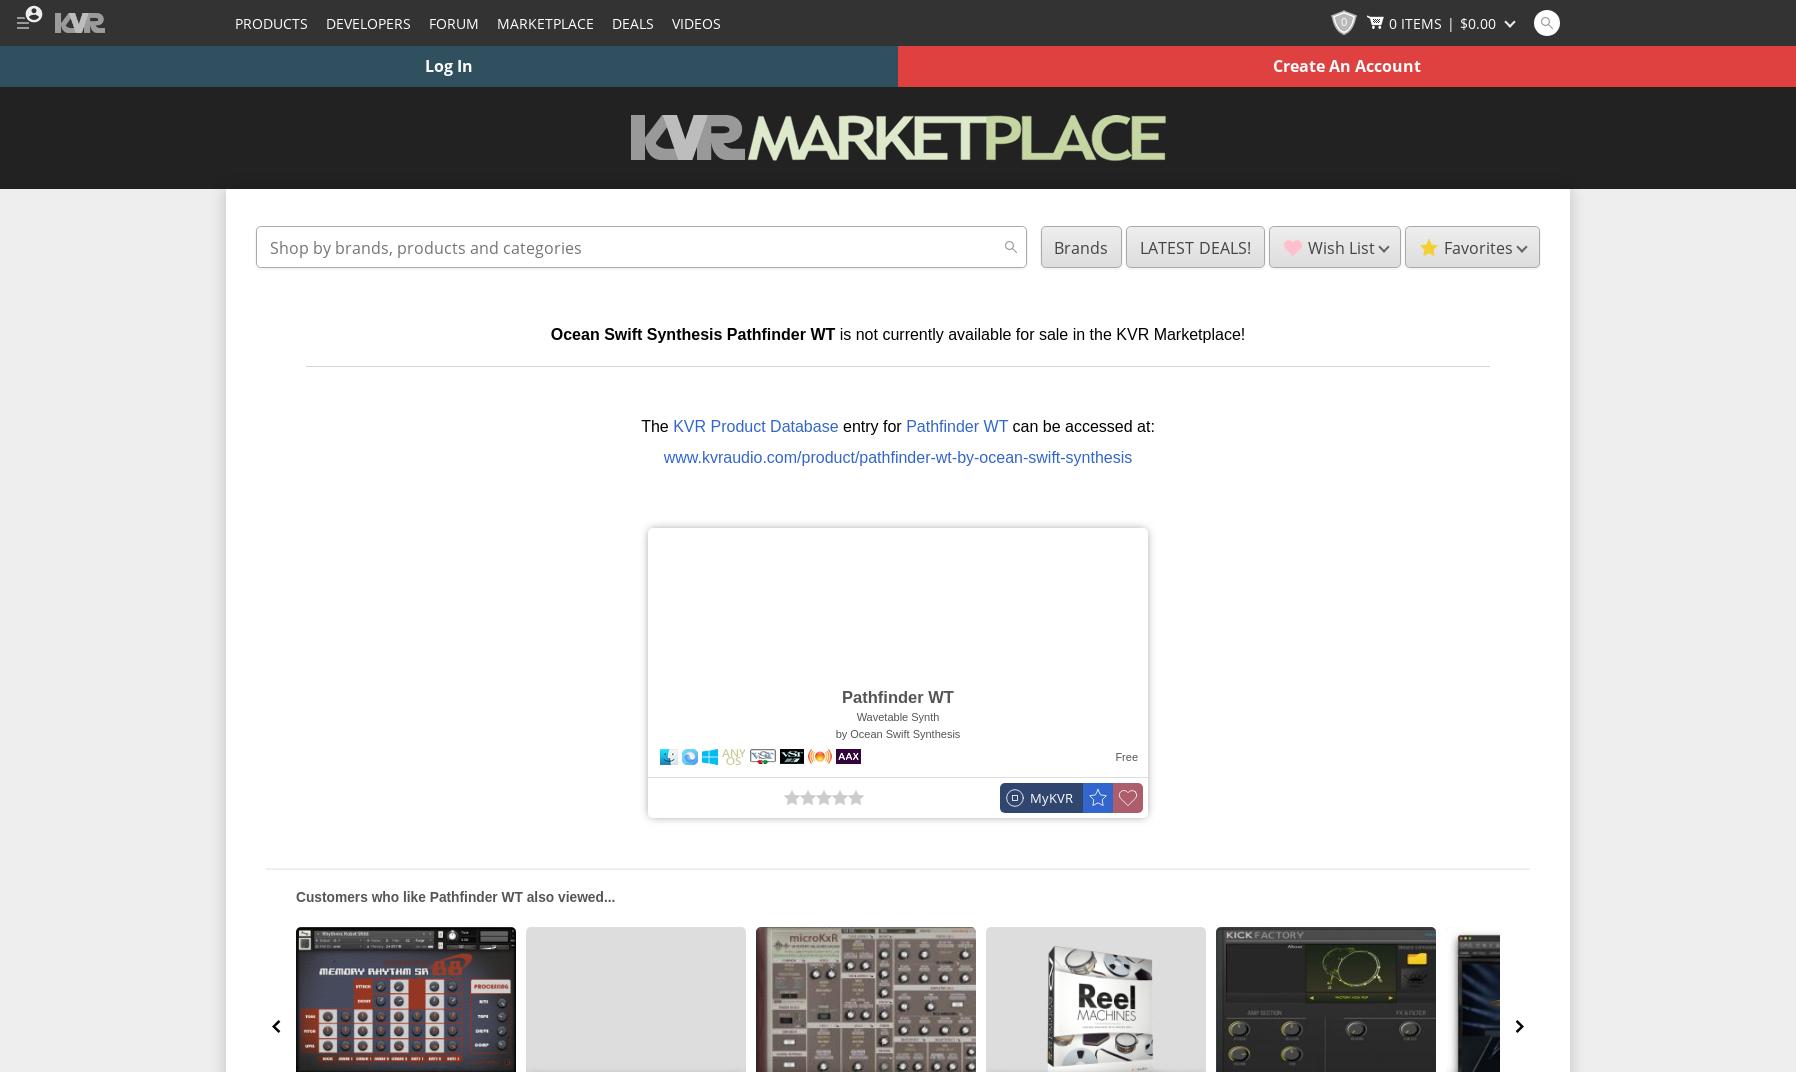 This screenshot has height=1072, width=1796. I want to click on 'MyKVR', so click(1050, 797).